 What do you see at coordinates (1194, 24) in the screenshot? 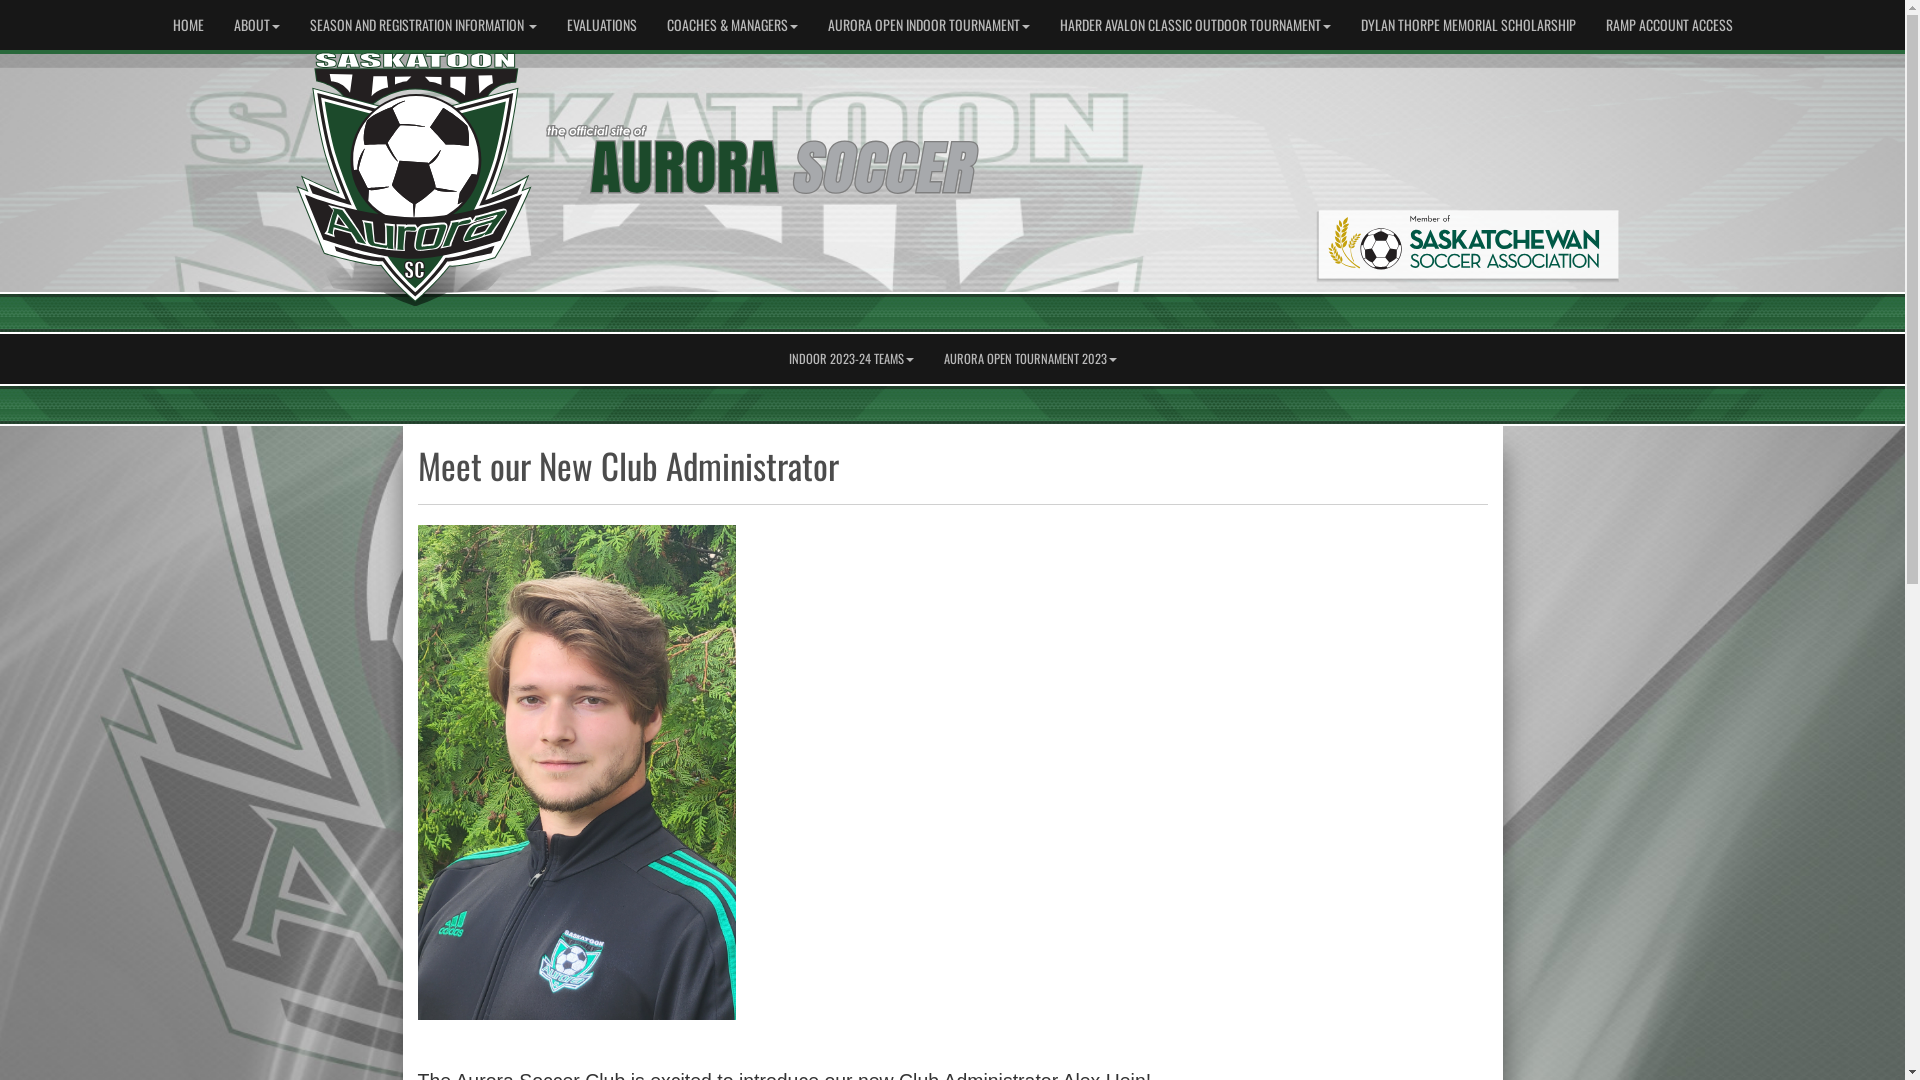
I see `'HARDER AVALON CLASSIC OUTDOOR TOURNAMENT'` at bounding box center [1194, 24].